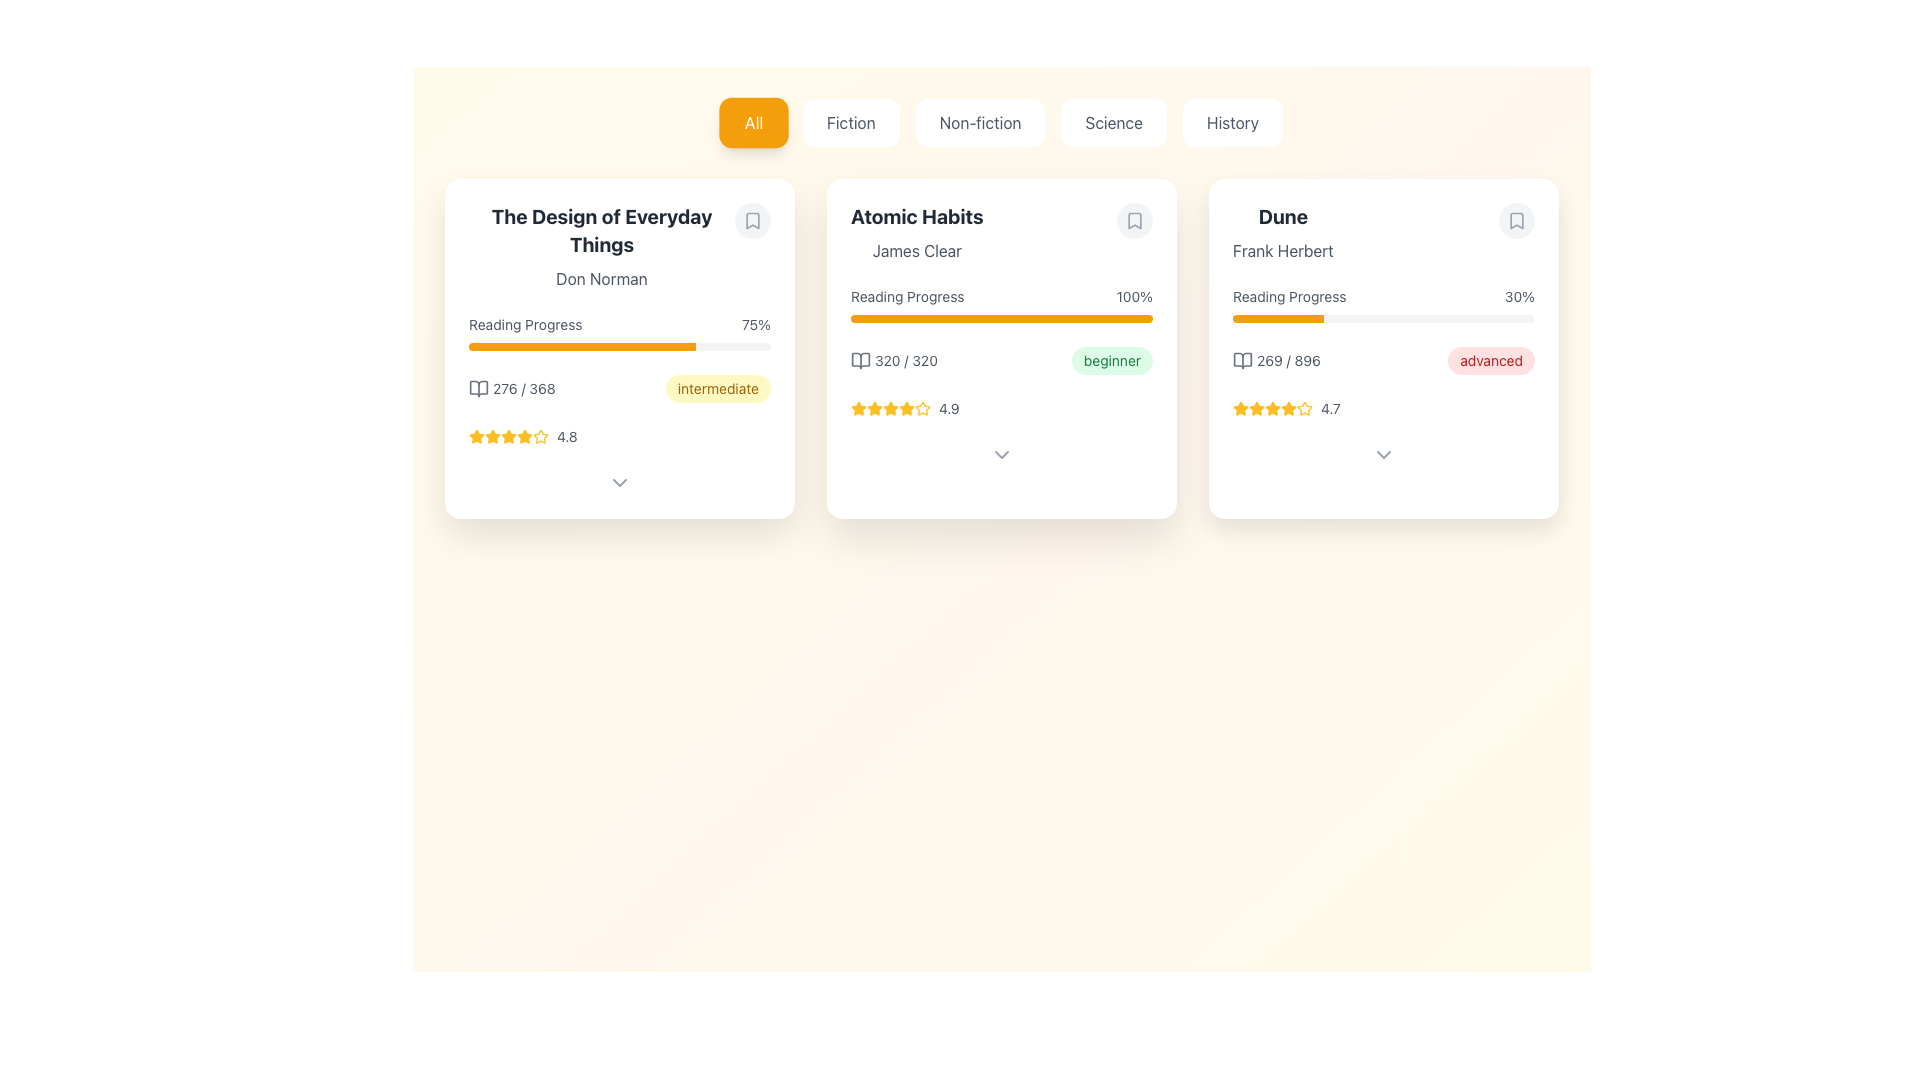  Describe the element at coordinates (874, 407) in the screenshot. I see `the yellow star icon which is the first in a row of five stars, part of the rating system for 'Atomic Habits' card, located near the rating text '4.9'` at that location.